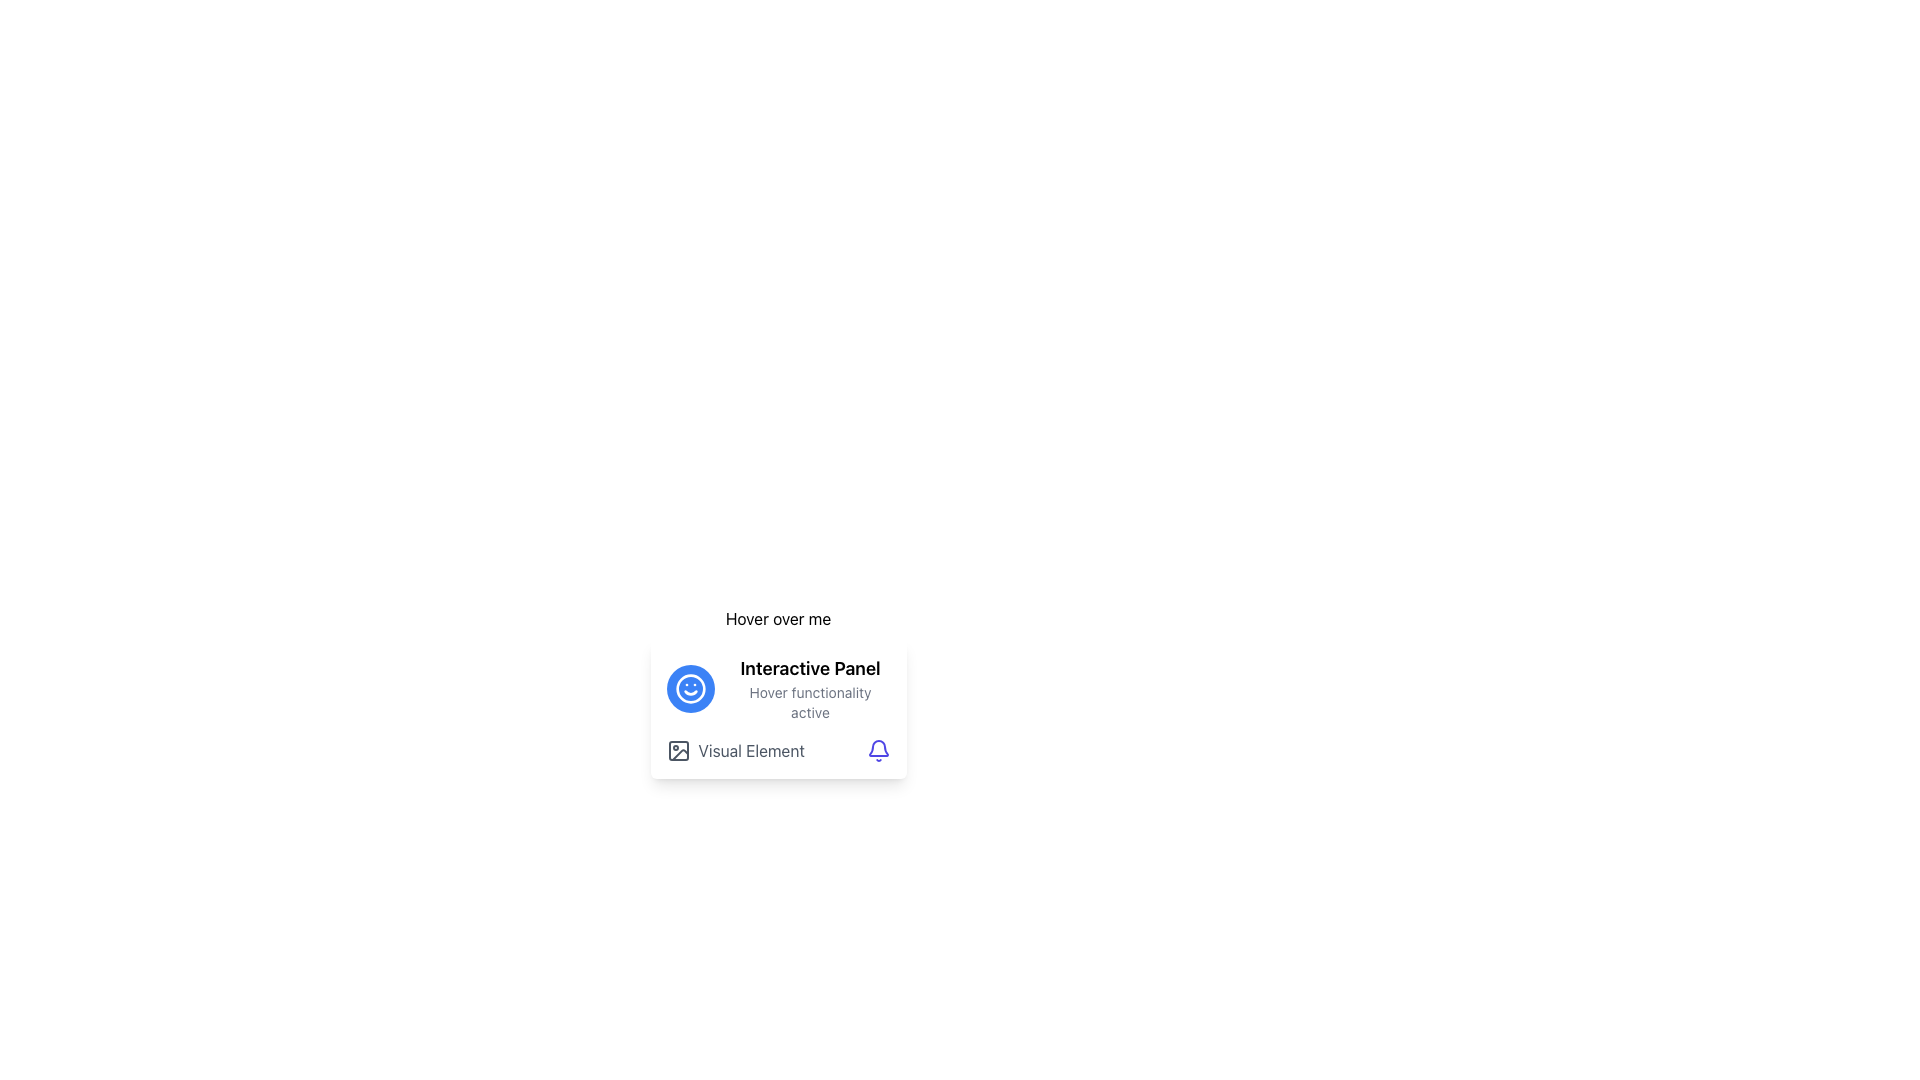 This screenshot has height=1080, width=1920. I want to click on the Informational Panel, which features a white background, rounded corners, and the heading 'Interactive Panel', so click(777, 708).